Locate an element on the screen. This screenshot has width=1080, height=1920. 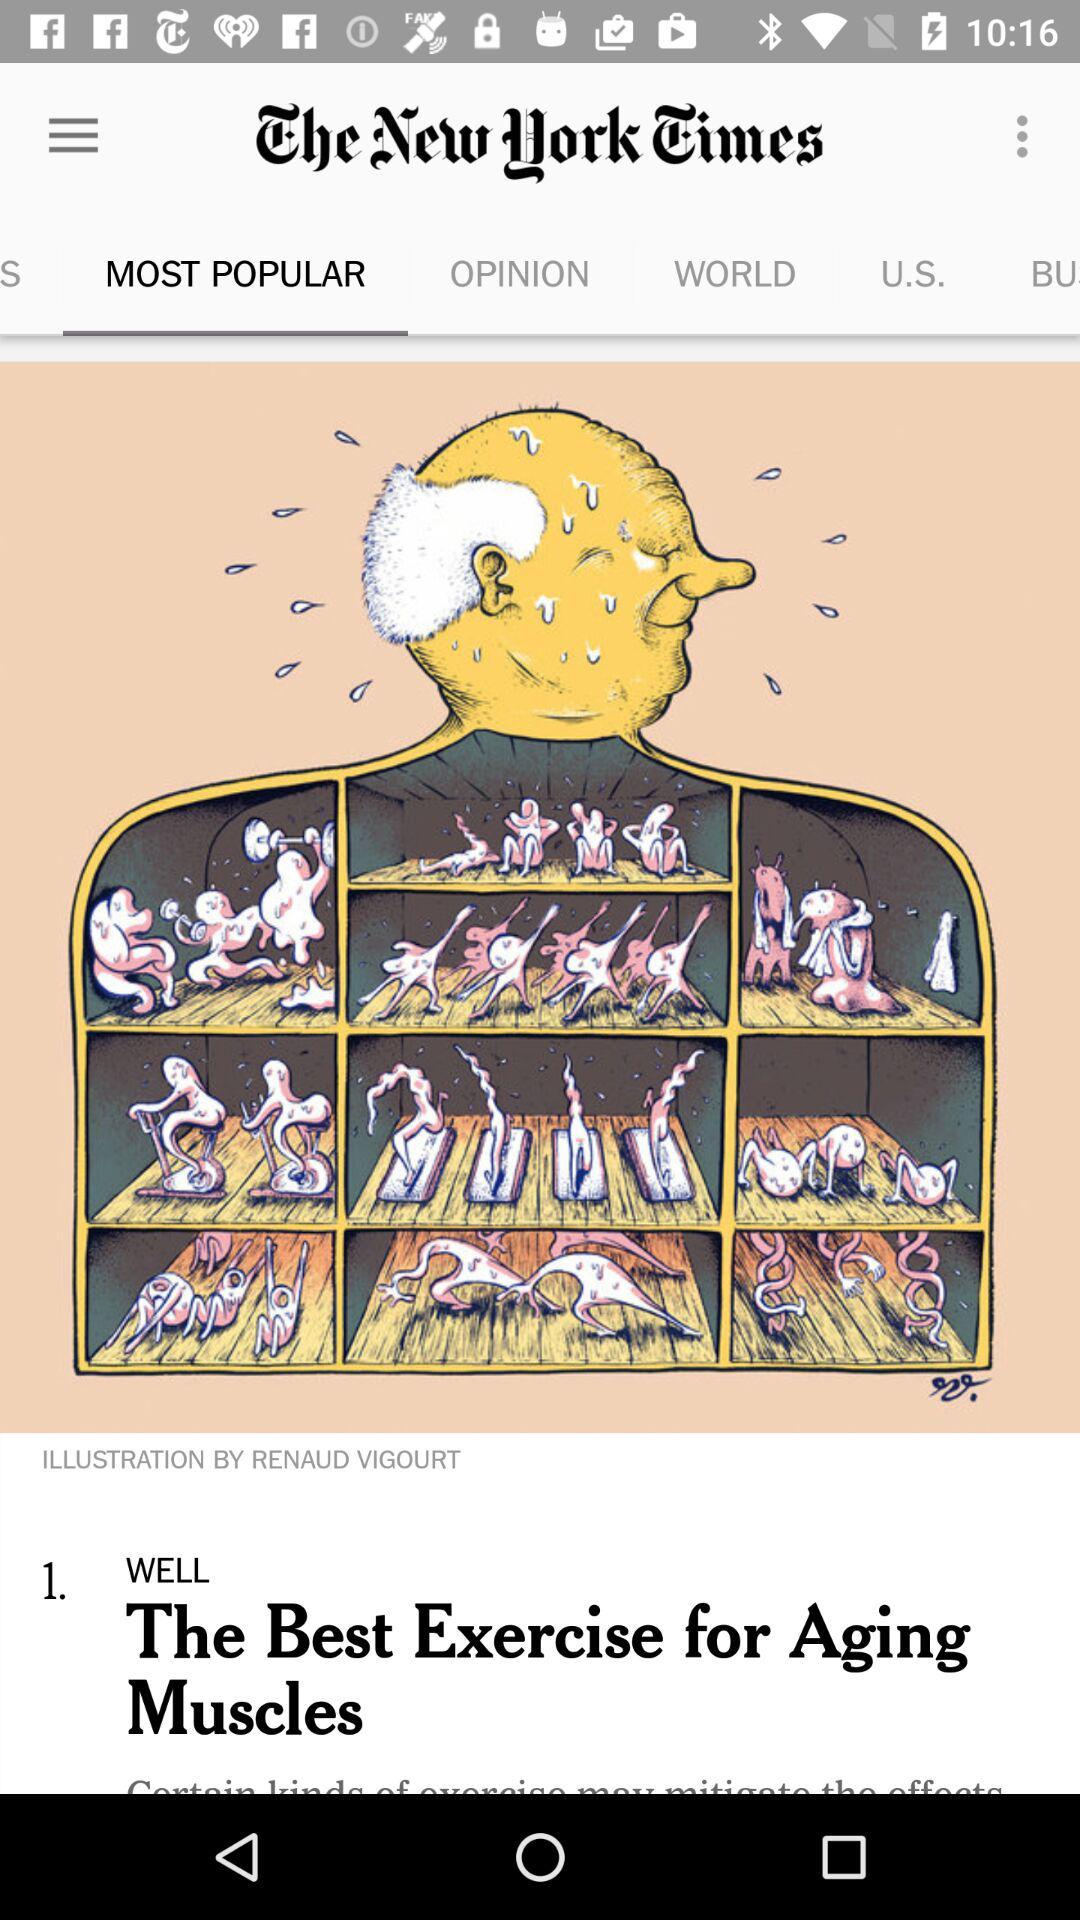
item to the right of the u.s. icon is located at coordinates (1034, 272).